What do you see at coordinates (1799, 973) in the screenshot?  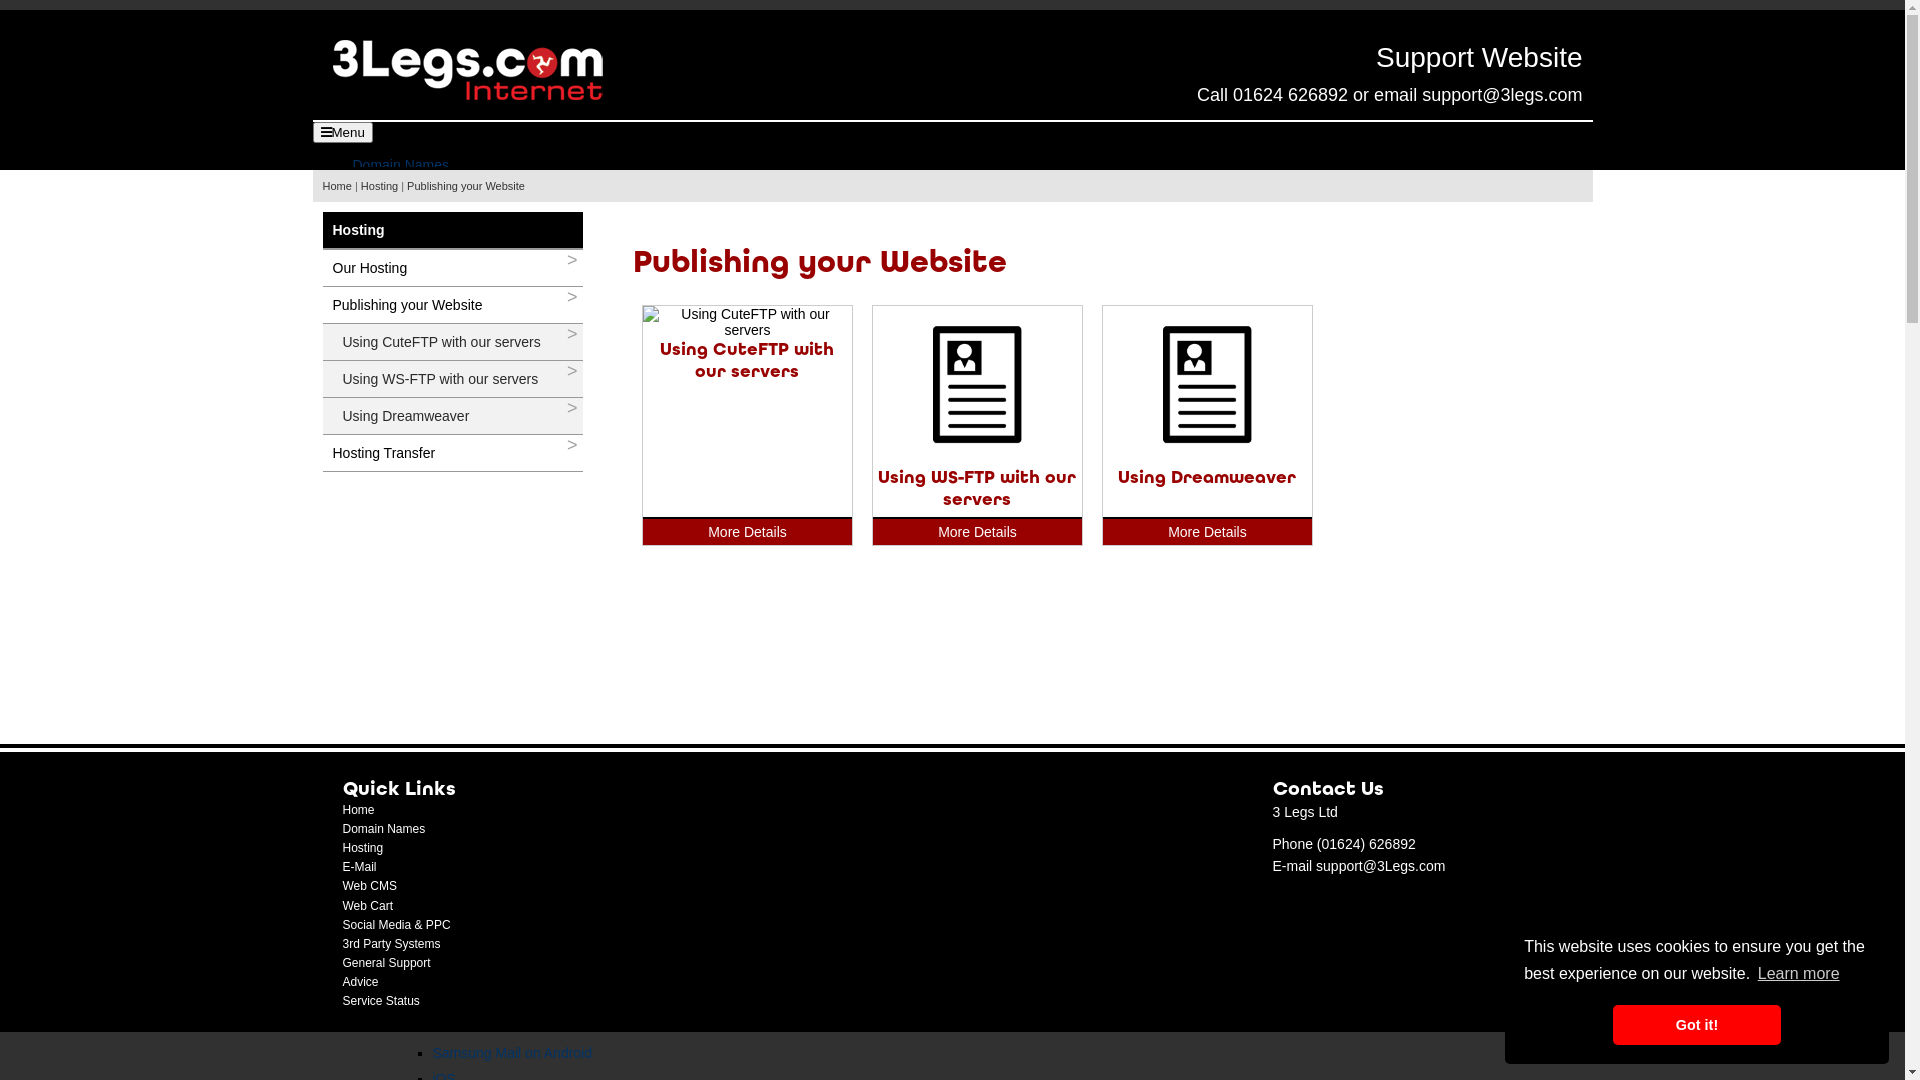 I see `'Learn more'` at bounding box center [1799, 973].